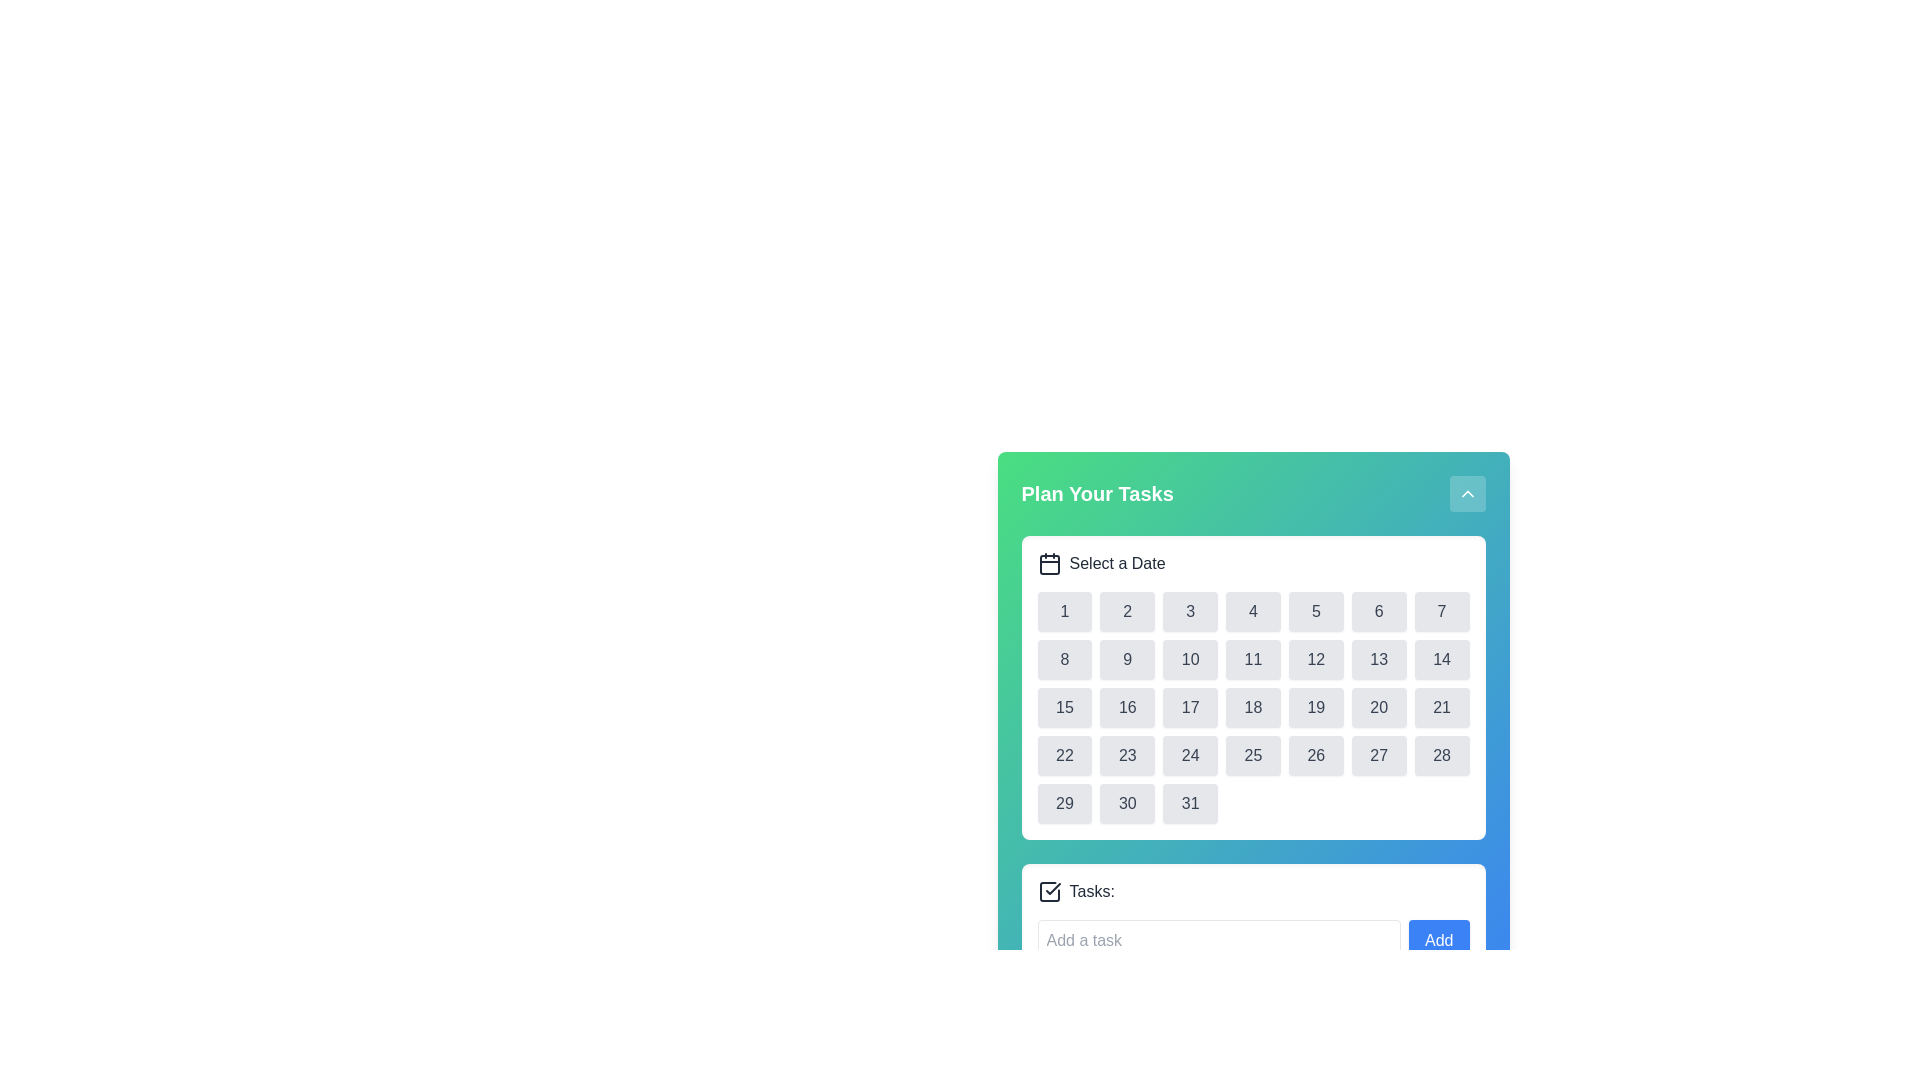  What do you see at coordinates (1316, 659) in the screenshot?
I see `the rectangular button labeled '12' with dark gray text in the second row, fifth column of the grid layout` at bounding box center [1316, 659].